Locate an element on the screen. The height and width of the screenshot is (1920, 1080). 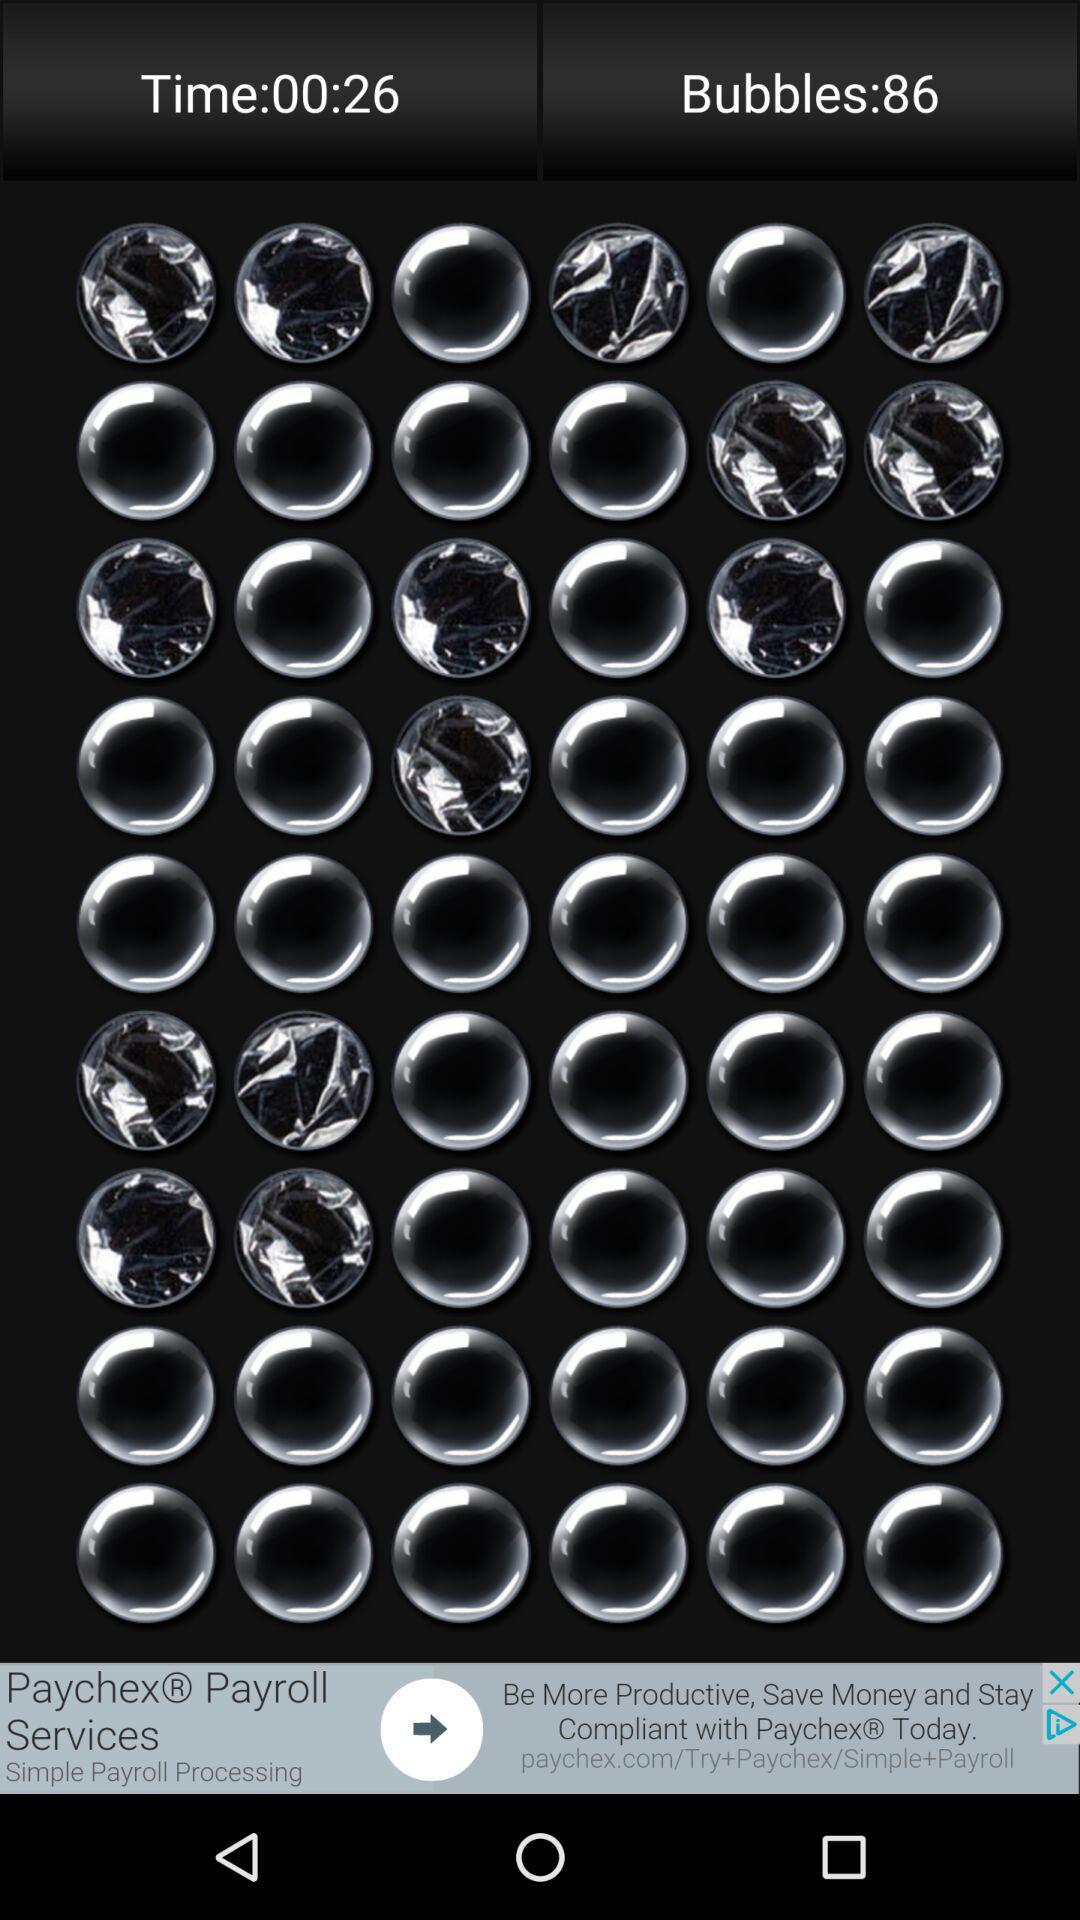
bubble image is located at coordinates (461, 922).